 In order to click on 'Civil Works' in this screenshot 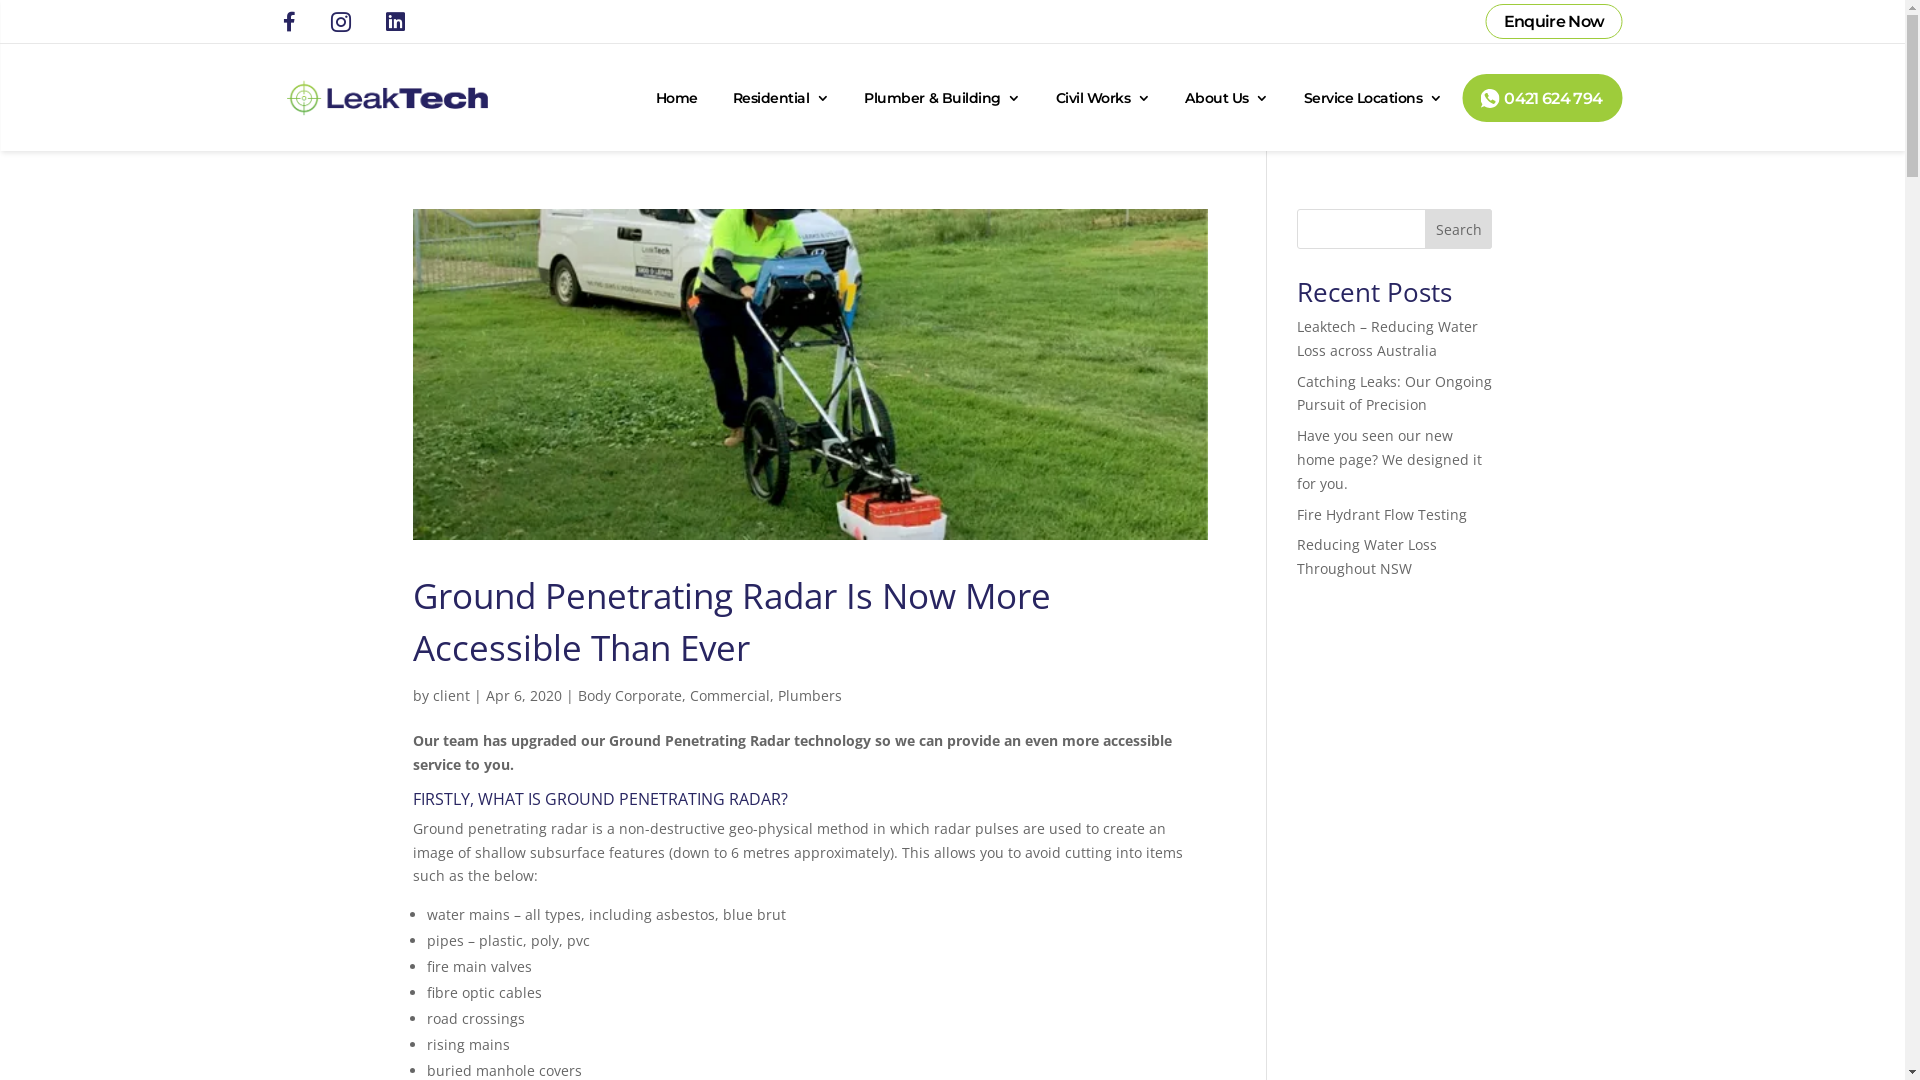, I will do `click(1102, 97)`.